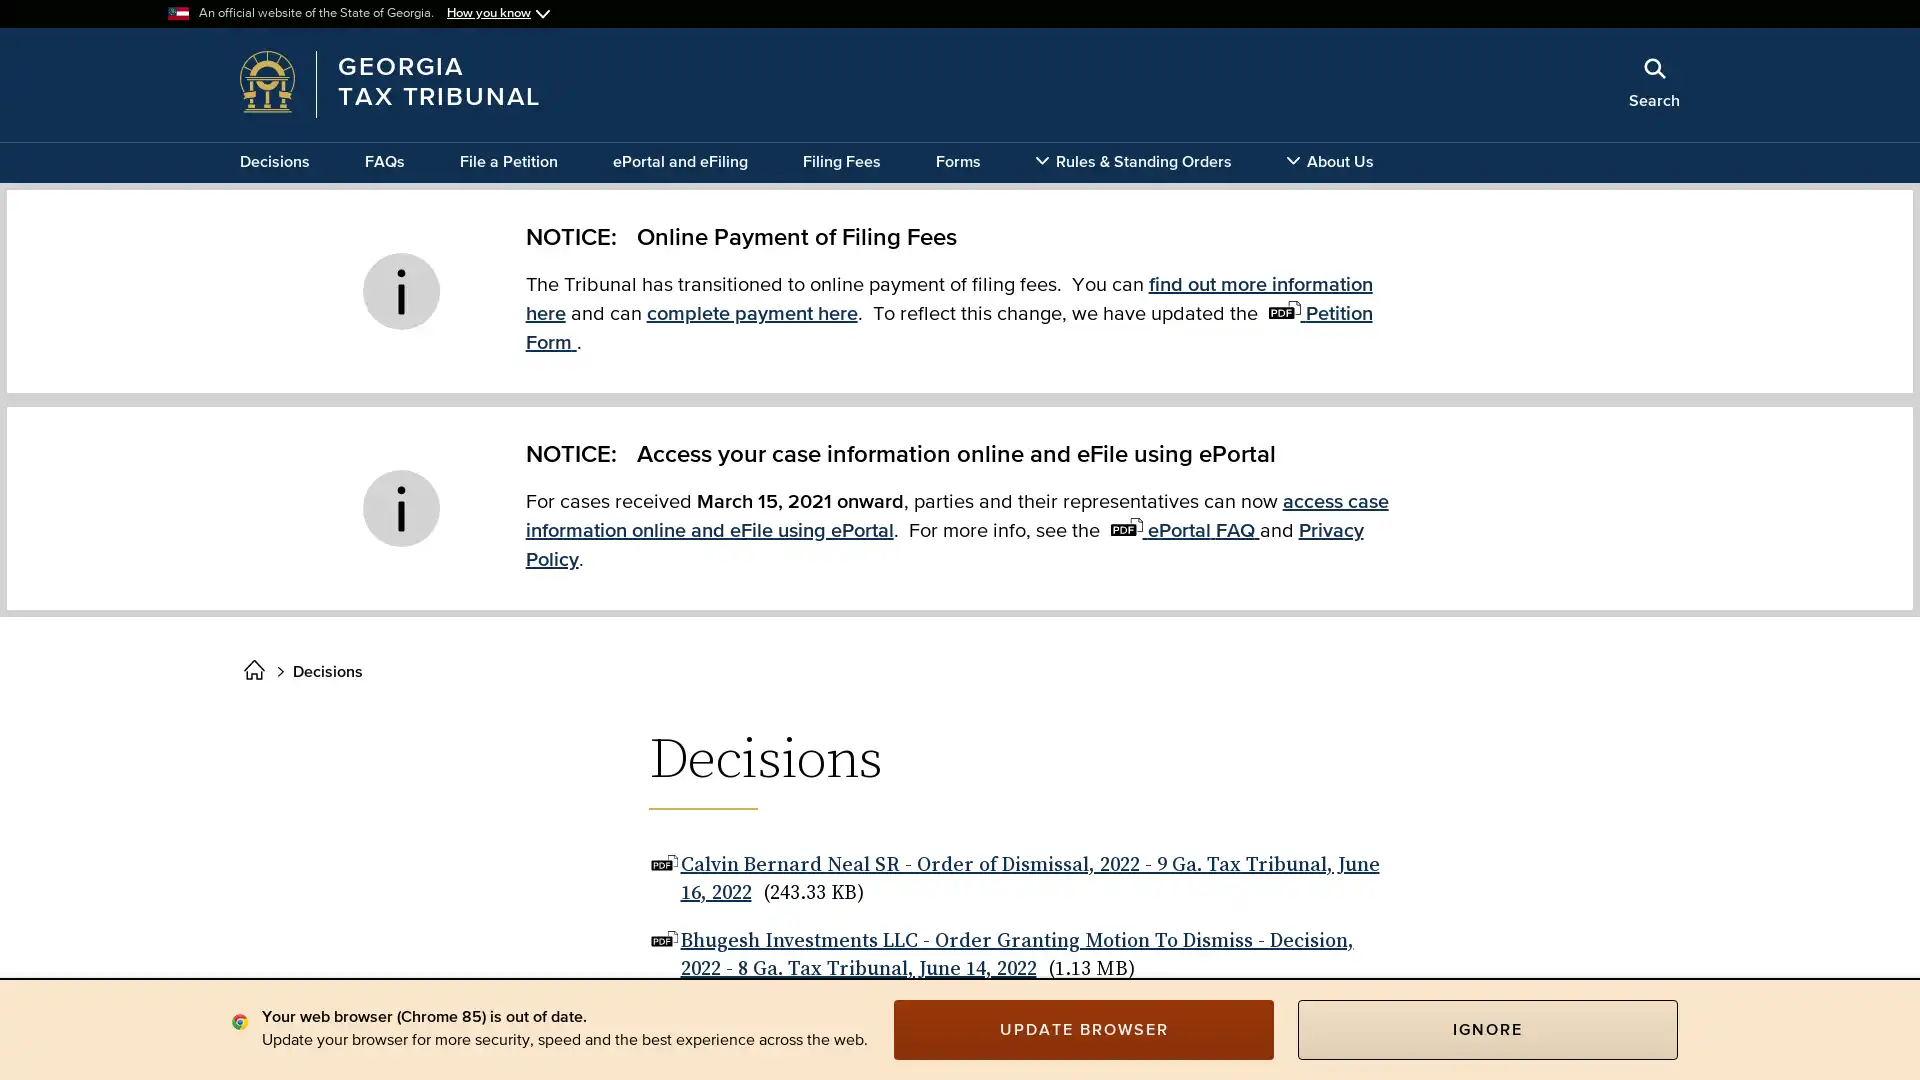  Describe the element at coordinates (1654, 85) in the screenshot. I see `Search` at that location.